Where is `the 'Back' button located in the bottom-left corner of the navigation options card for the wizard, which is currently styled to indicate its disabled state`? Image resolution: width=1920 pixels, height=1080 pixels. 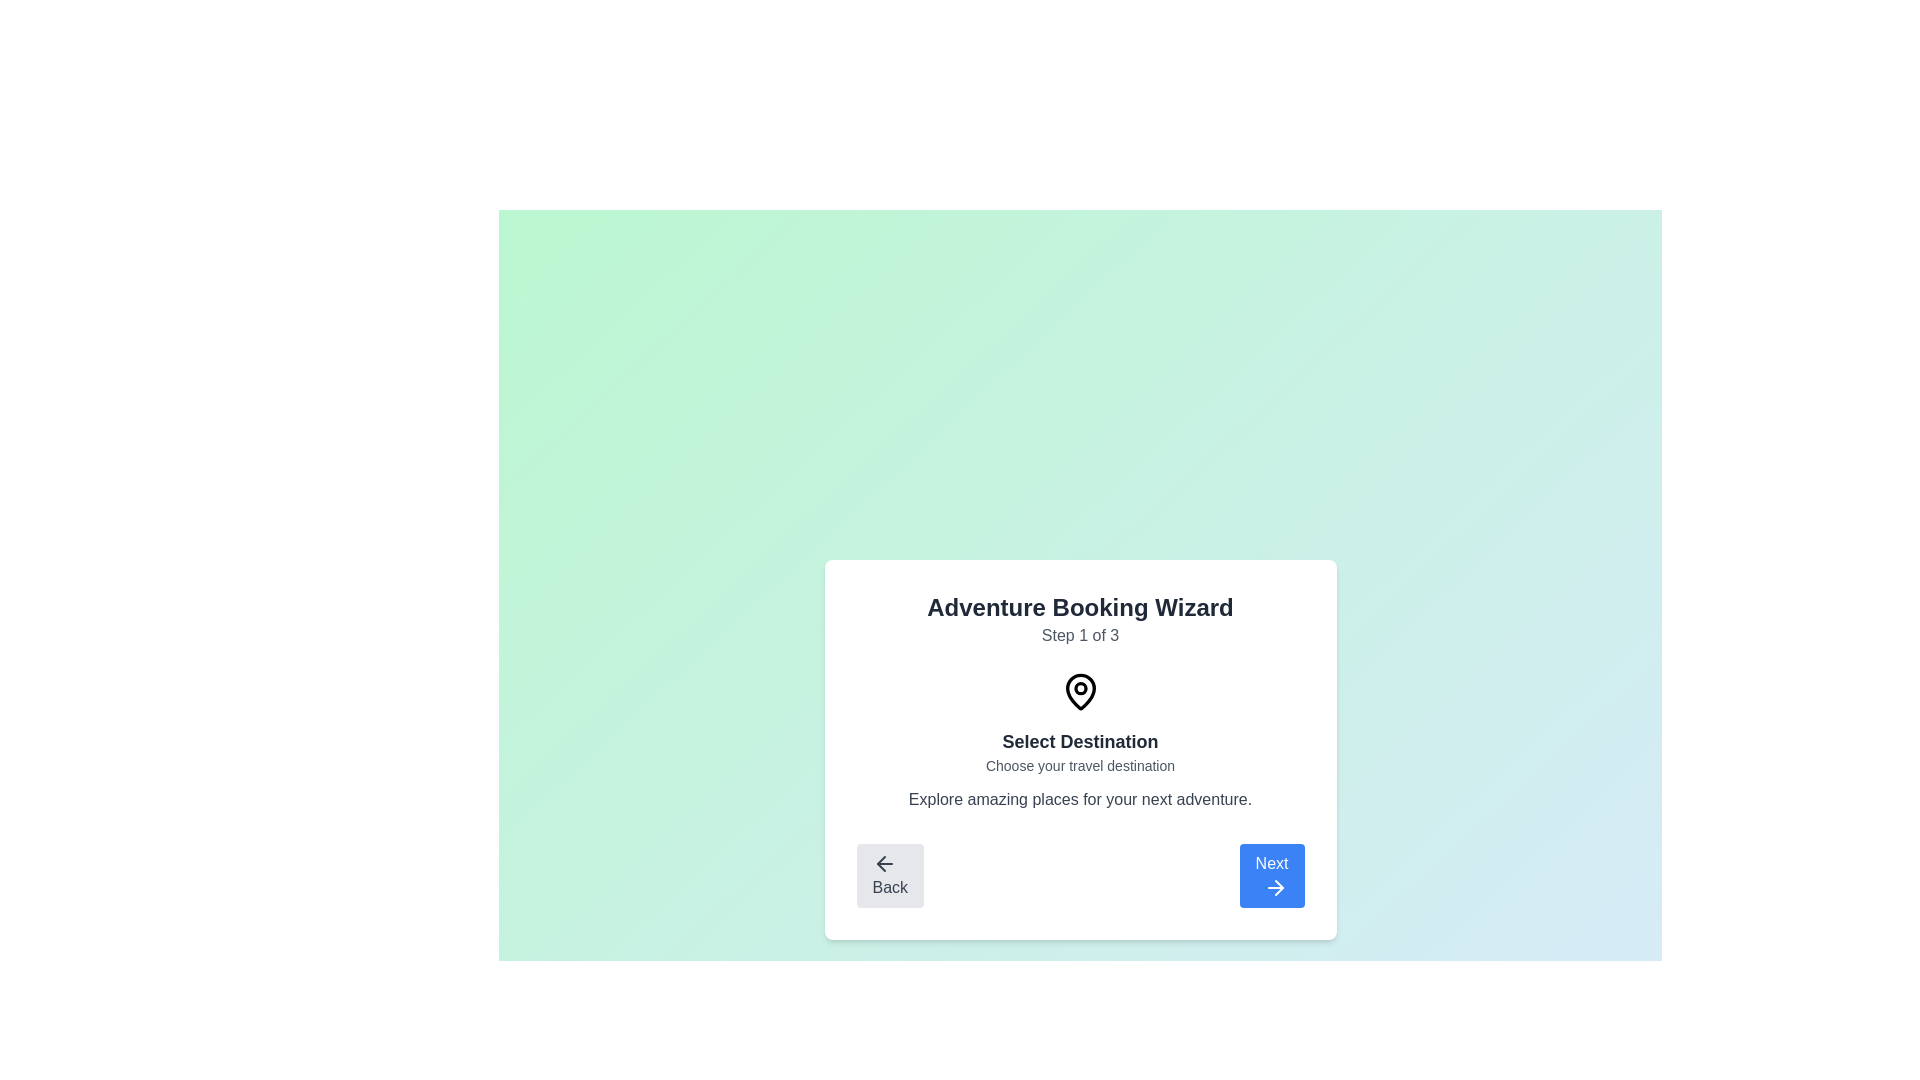
the 'Back' button located in the bottom-left corner of the navigation options card for the wizard, which is currently styled to indicate its disabled state is located at coordinates (889, 874).